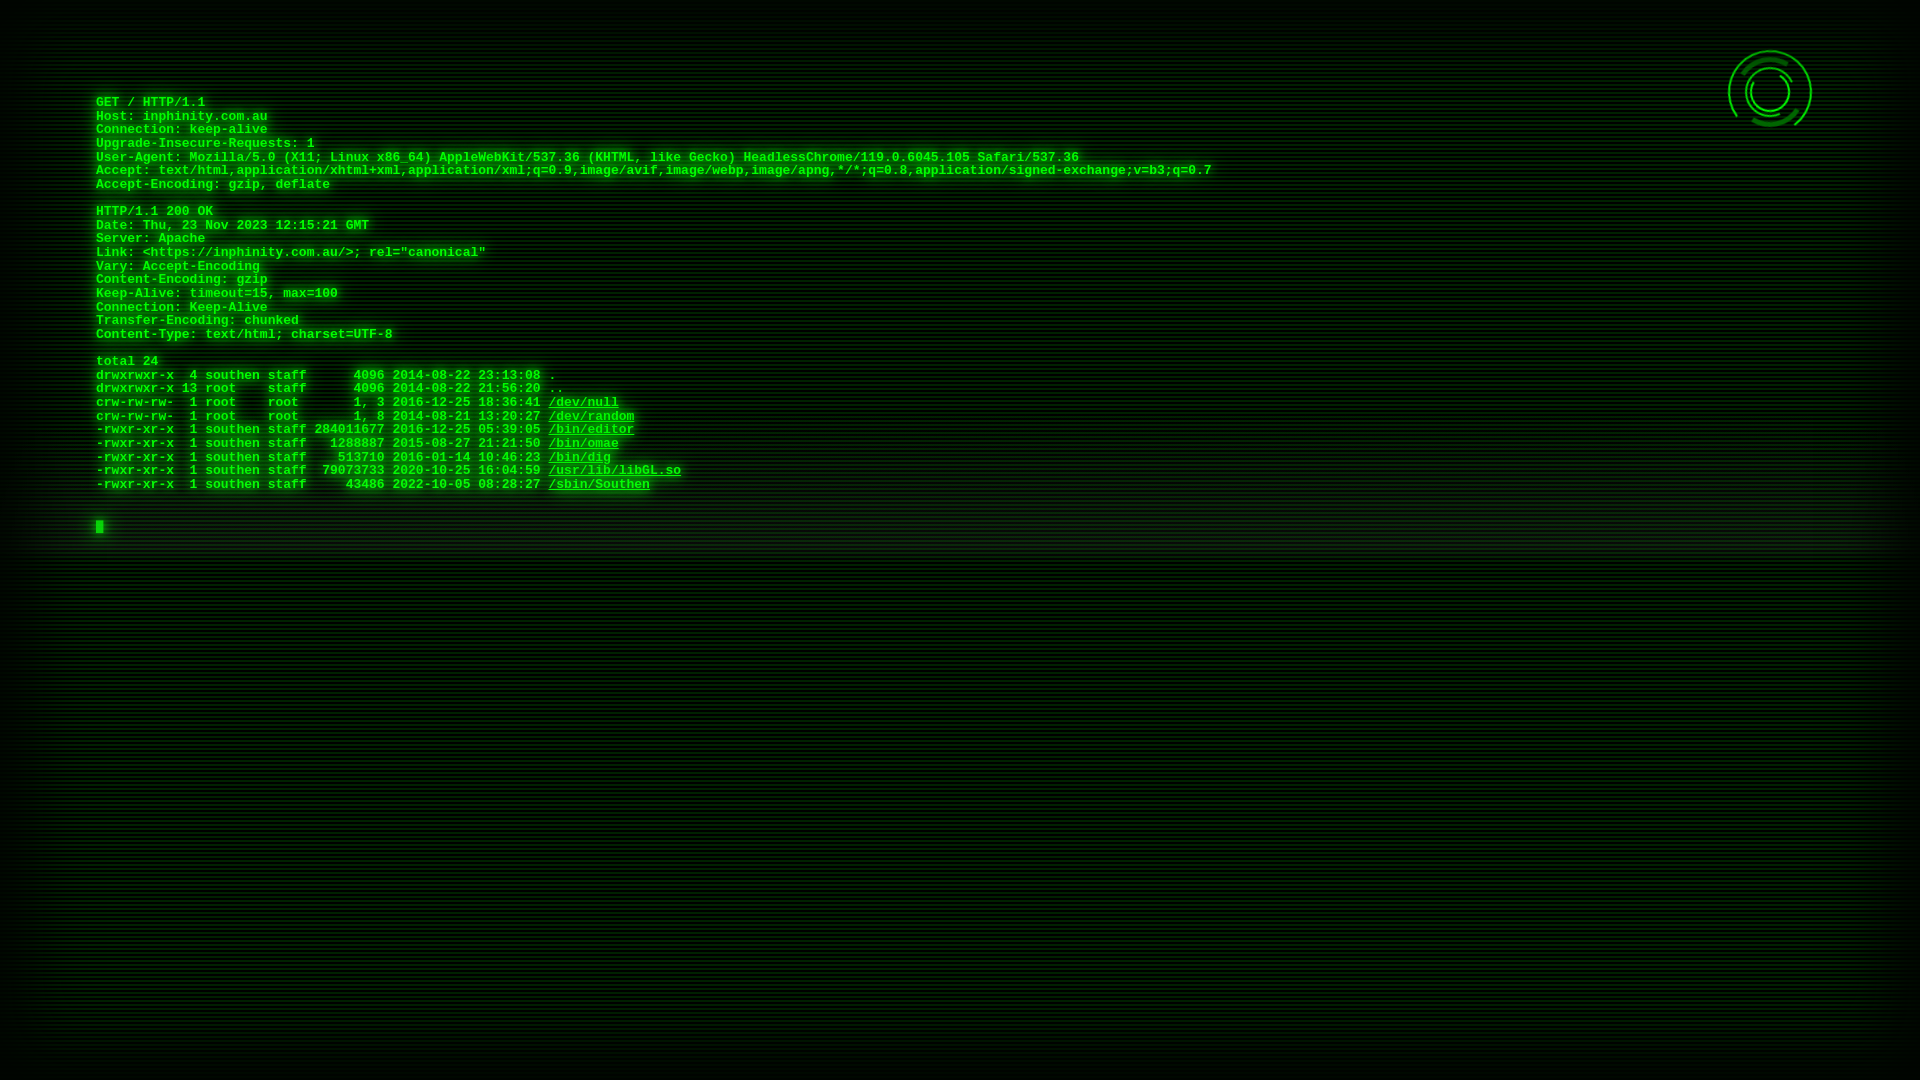 Image resolution: width=1920 pixels, height=1080 pixels. I want to click on '/bin/omae', so click(581, 442).